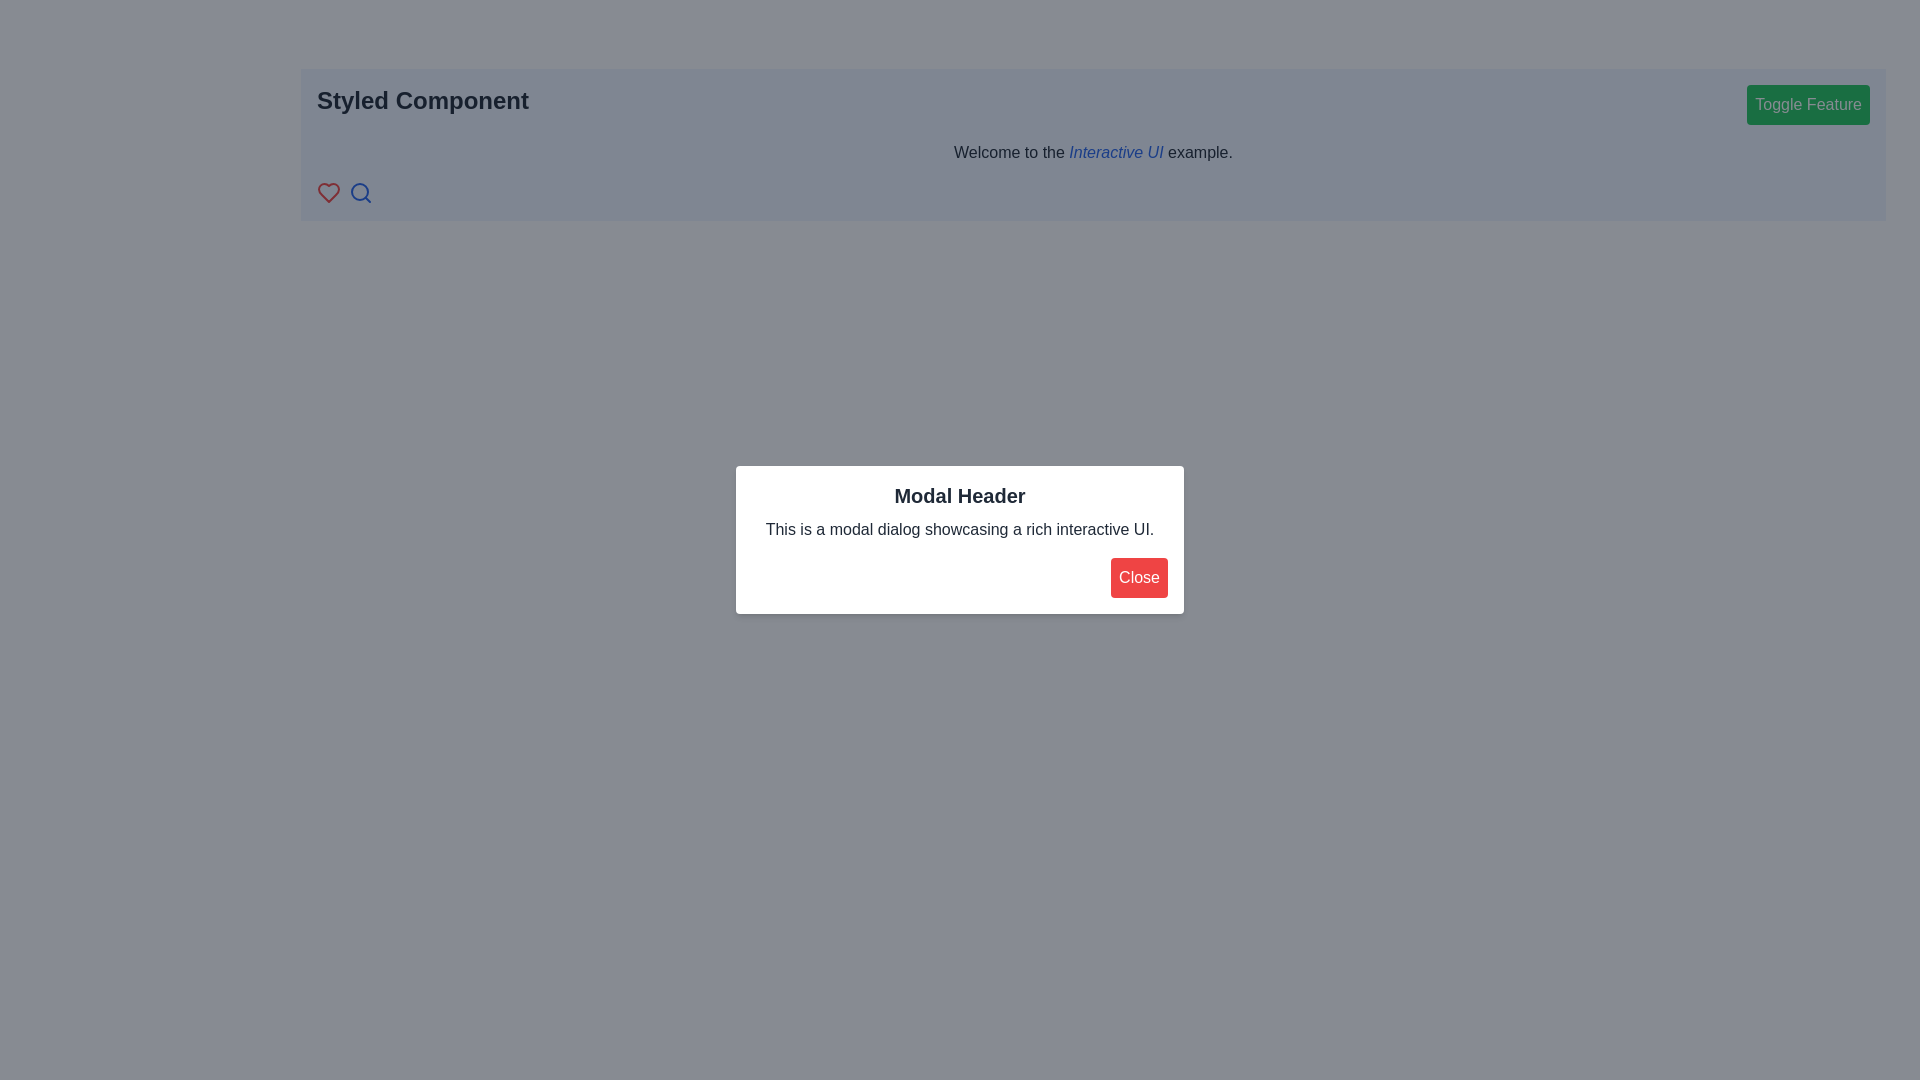  Describe the element at coordinates (329, 192) in the screenshot. I see `the heart-shaped icon filled with red color, which signifies a 'like' or favorite feature, located near the 'Styled Component' label in the upper left segment of the interface` at that location.